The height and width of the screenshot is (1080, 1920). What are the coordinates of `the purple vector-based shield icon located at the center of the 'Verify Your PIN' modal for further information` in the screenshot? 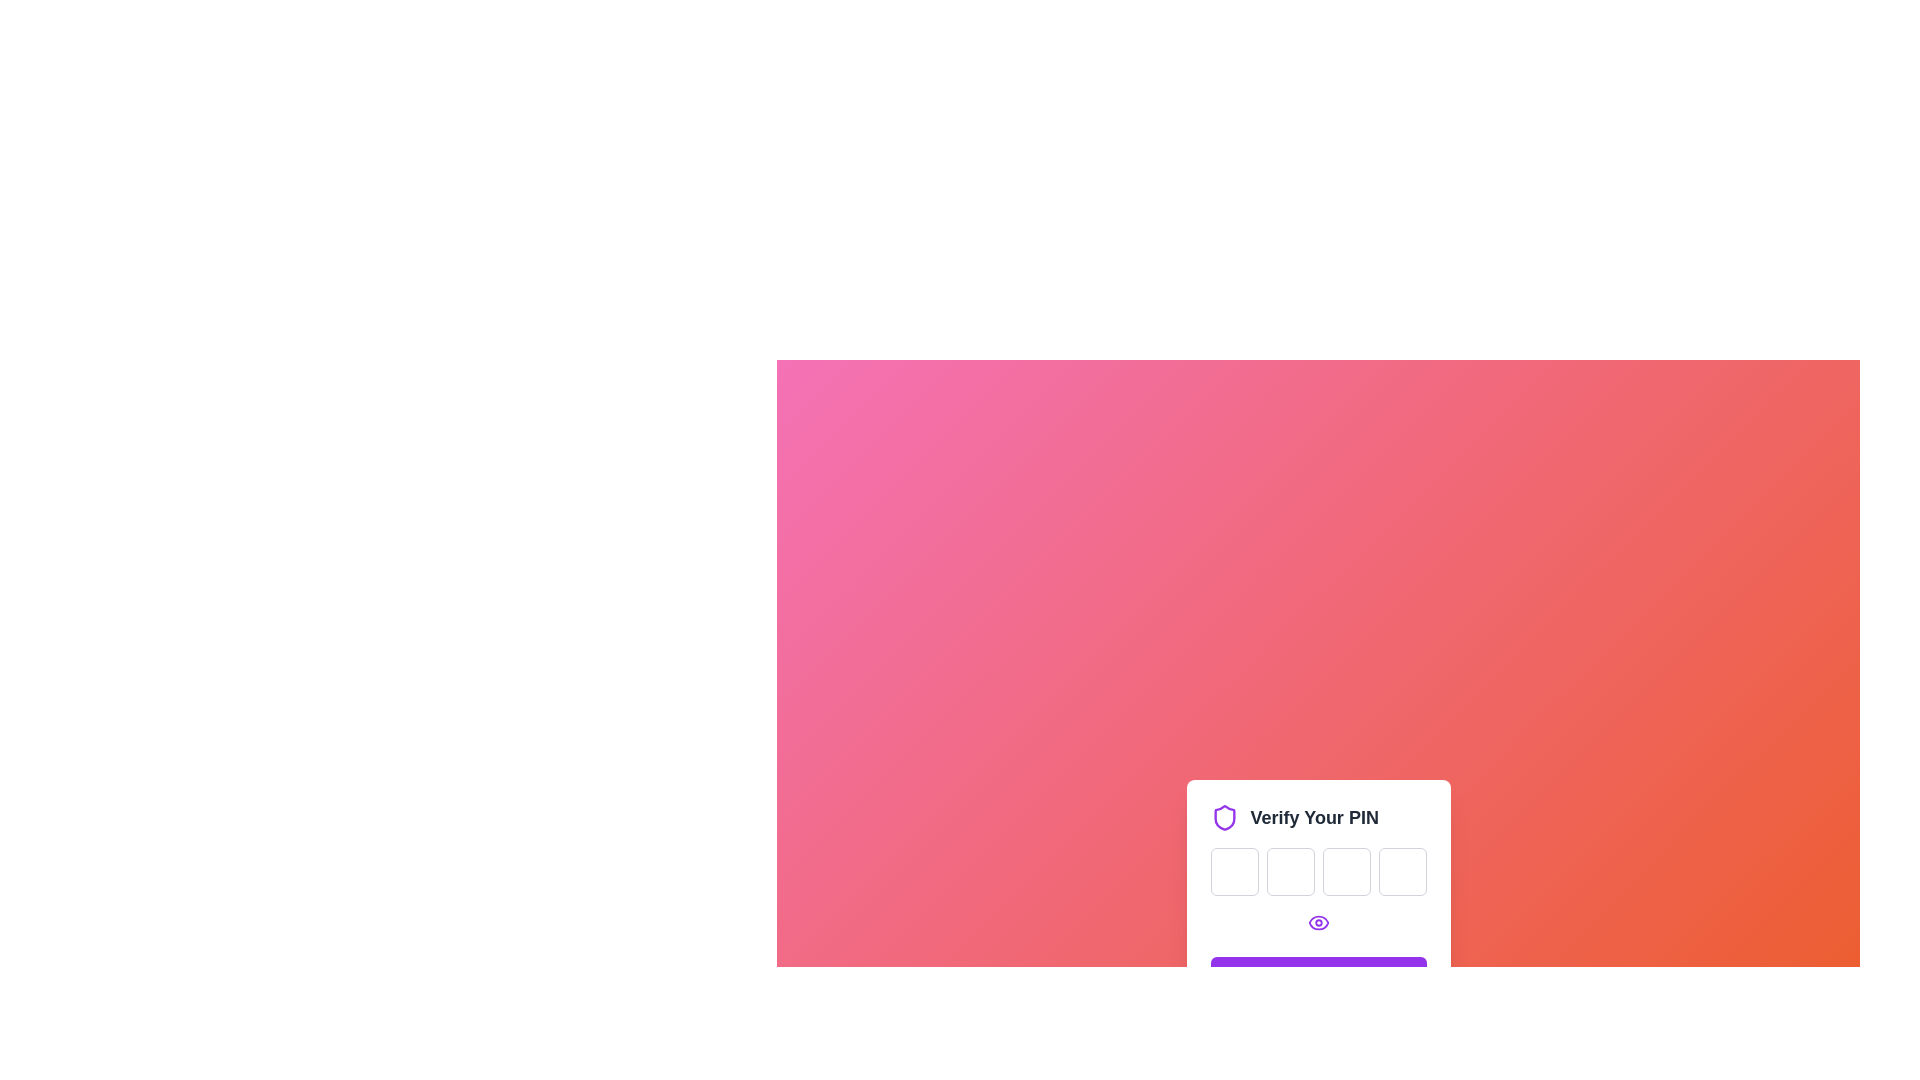 It's located at (1223, 817).